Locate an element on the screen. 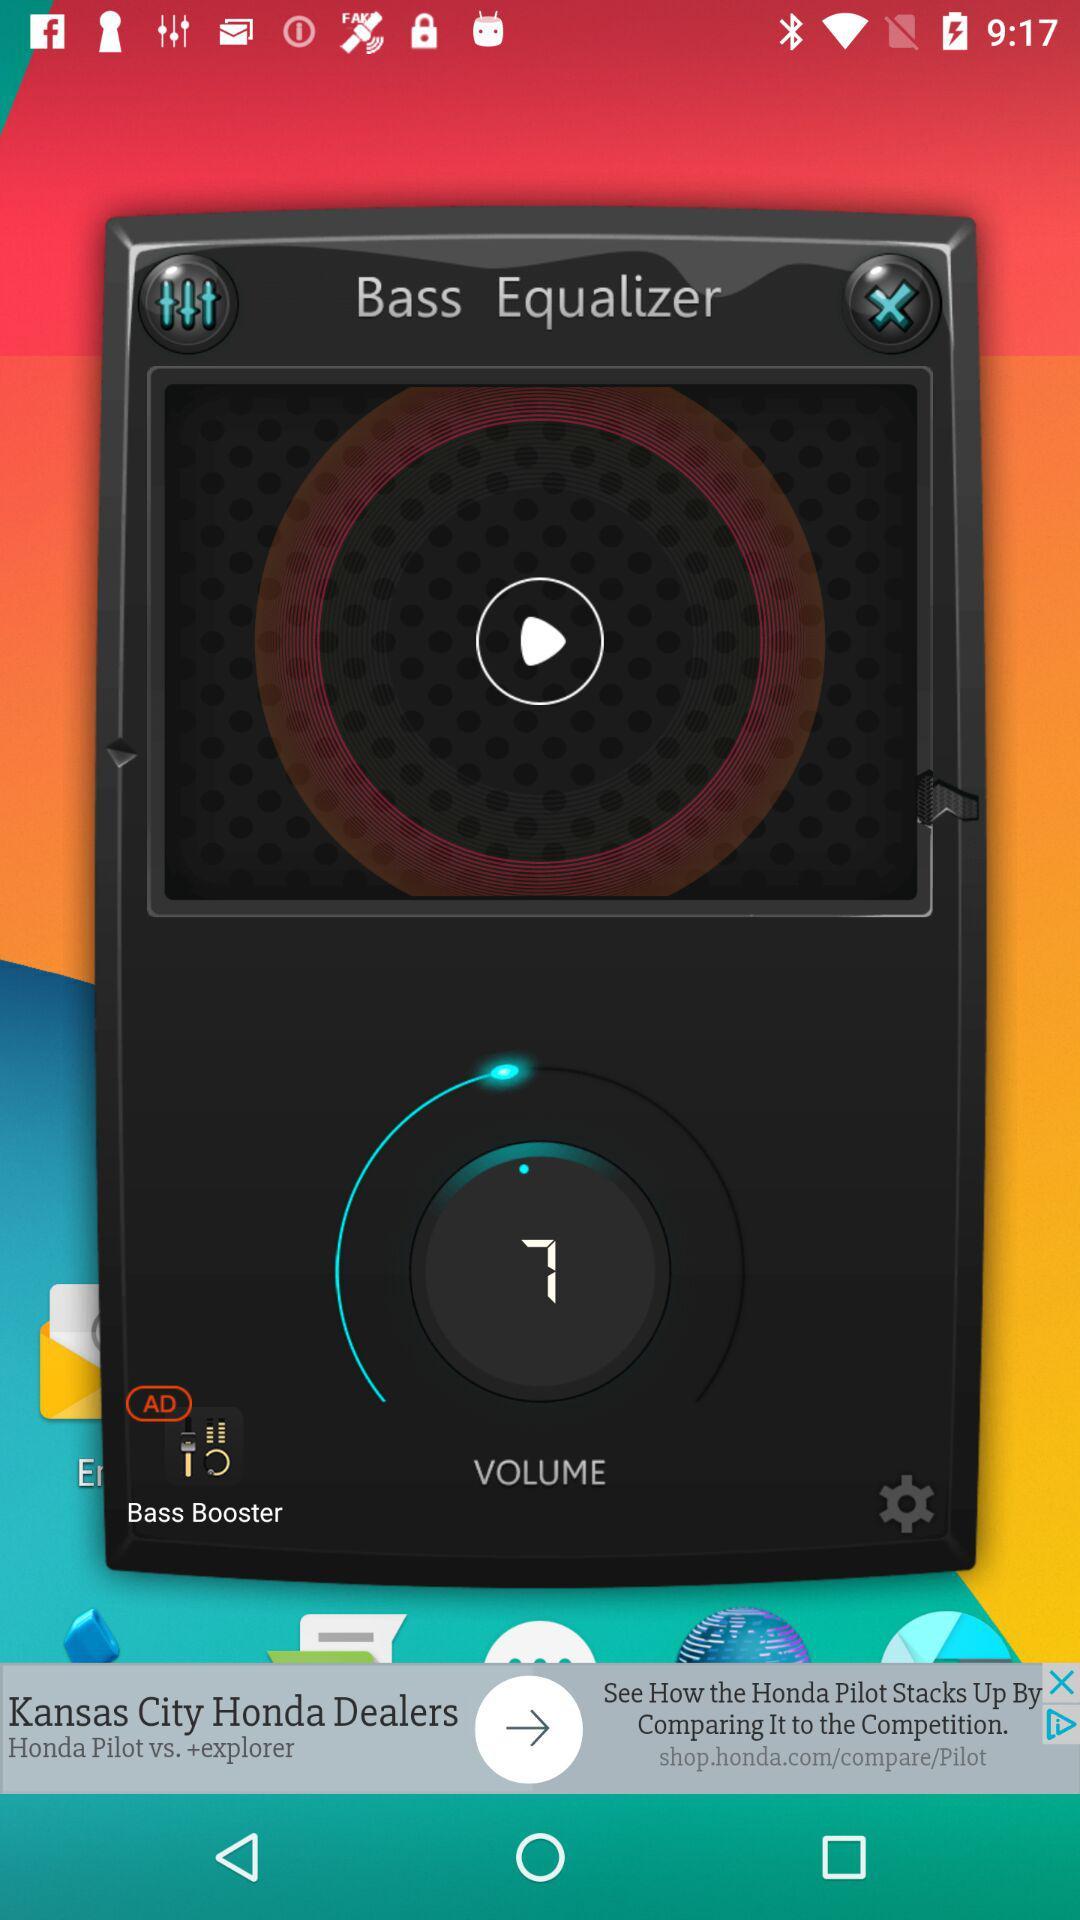 The height and width of the screenshot is (1920, 1080). the play icon is located at coordinates (540, 641).